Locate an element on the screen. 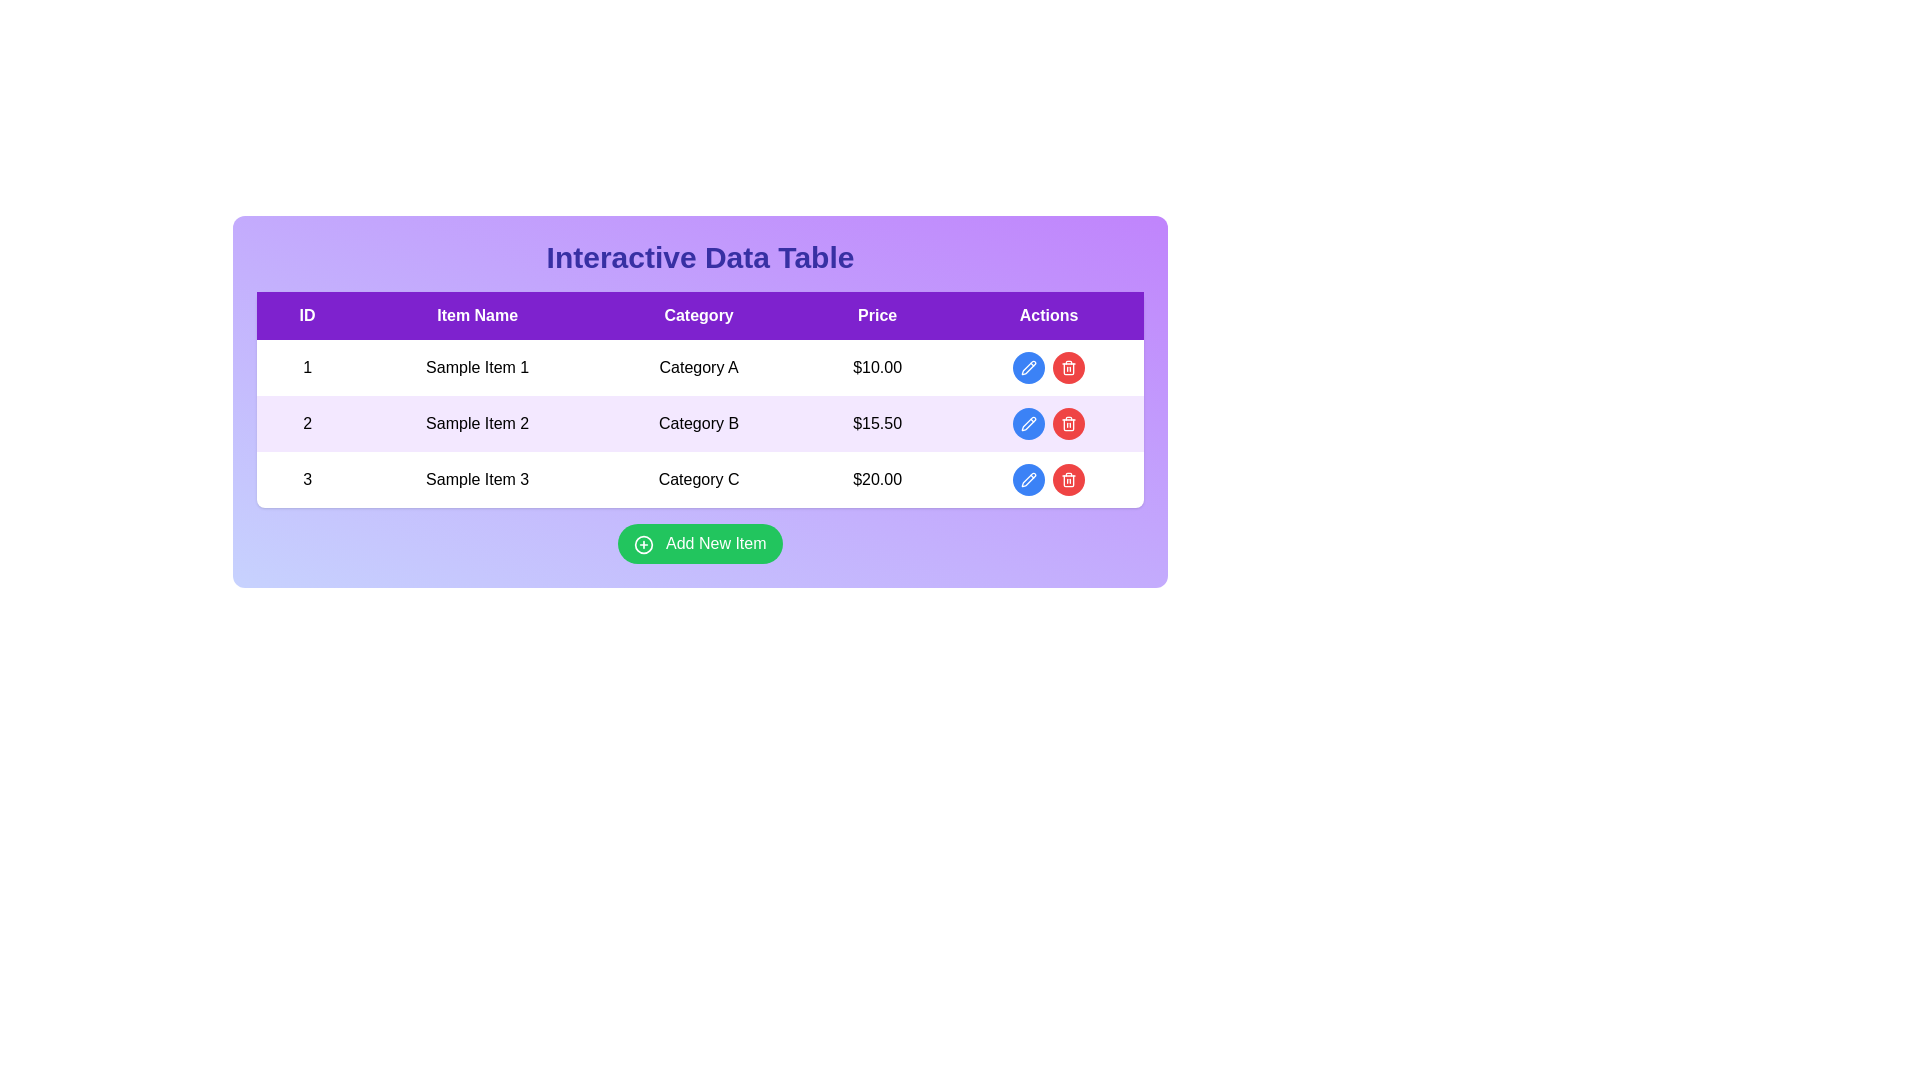  the 'Add New Item' button located at the bottom center of the interface is located at coordinates (700, 543).